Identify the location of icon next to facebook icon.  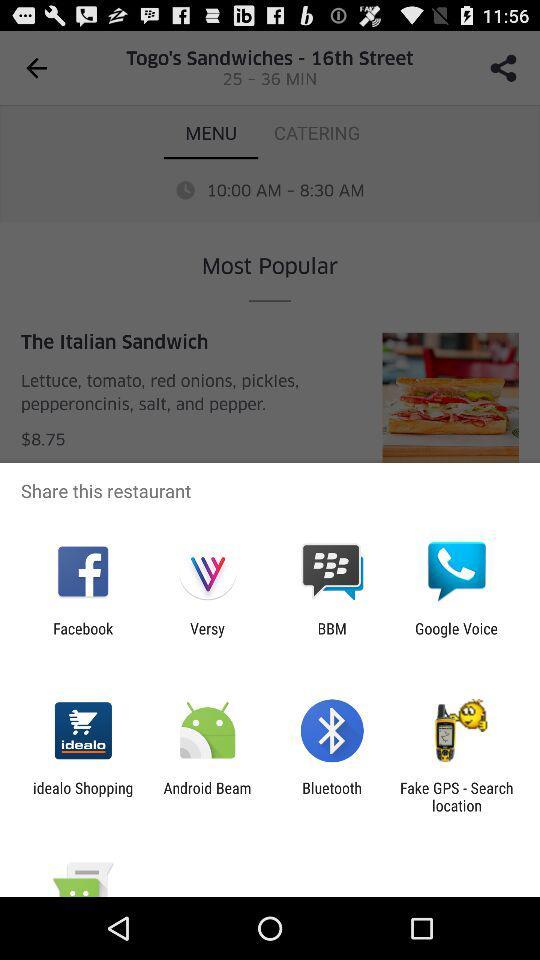
(206, 636).